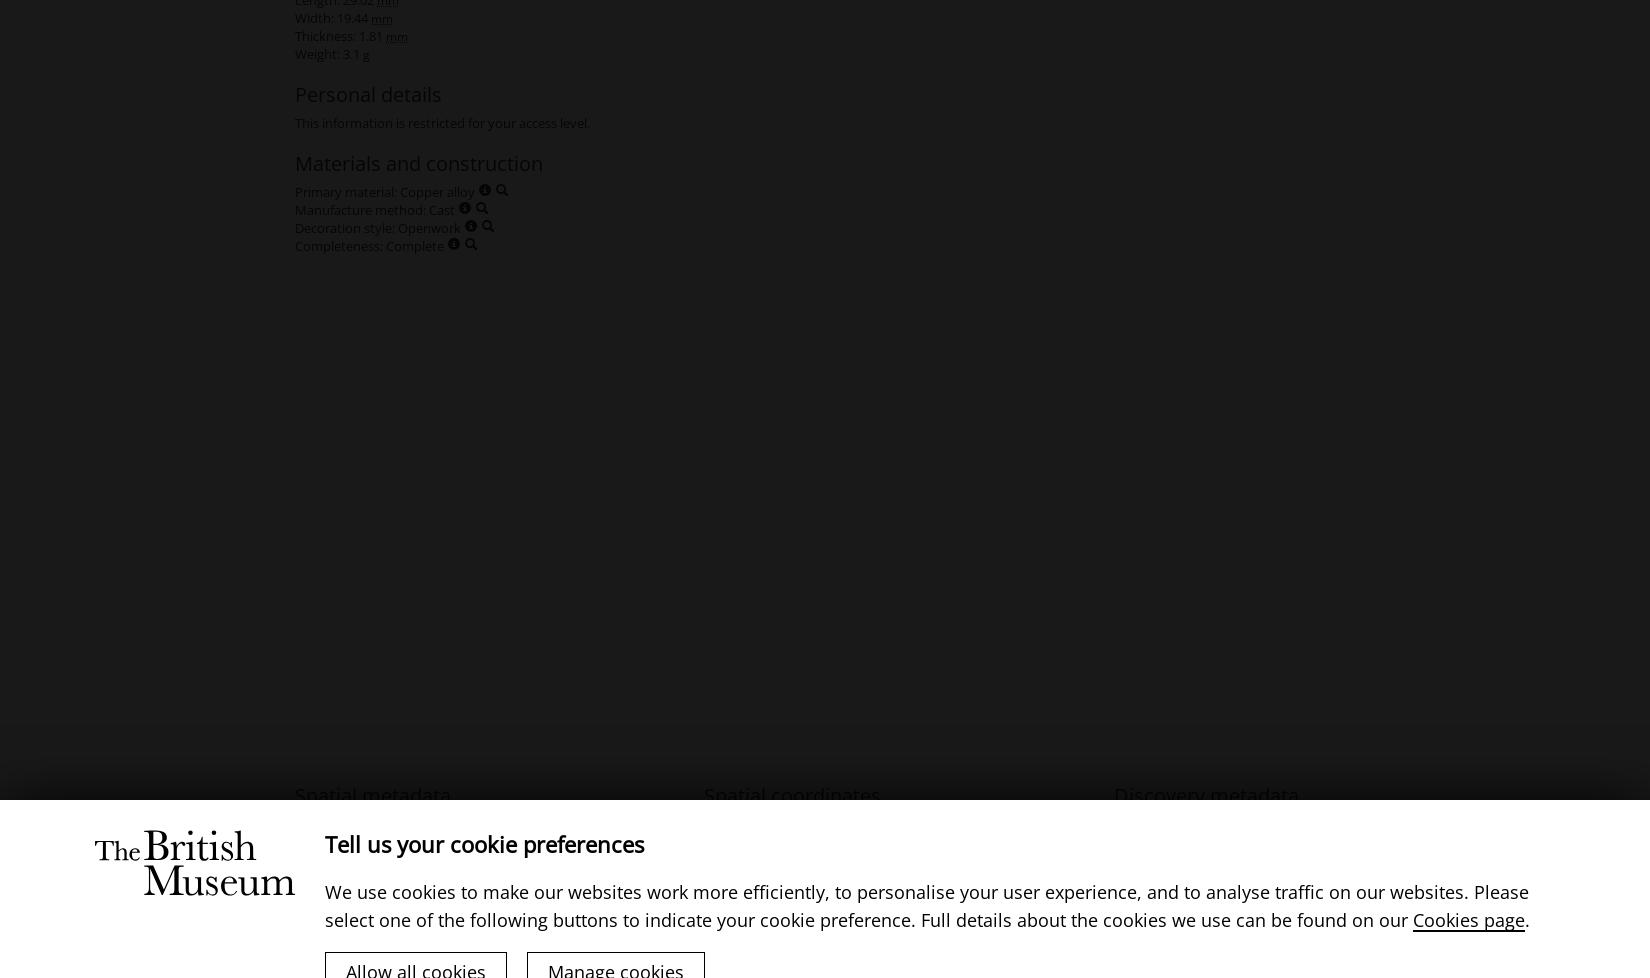 Image resolution: width=1650 pixels, height=978 pixels. Describe the element at coordinates (373, 794) in the screenshot. I see `'Spatial metadata'` at that location.